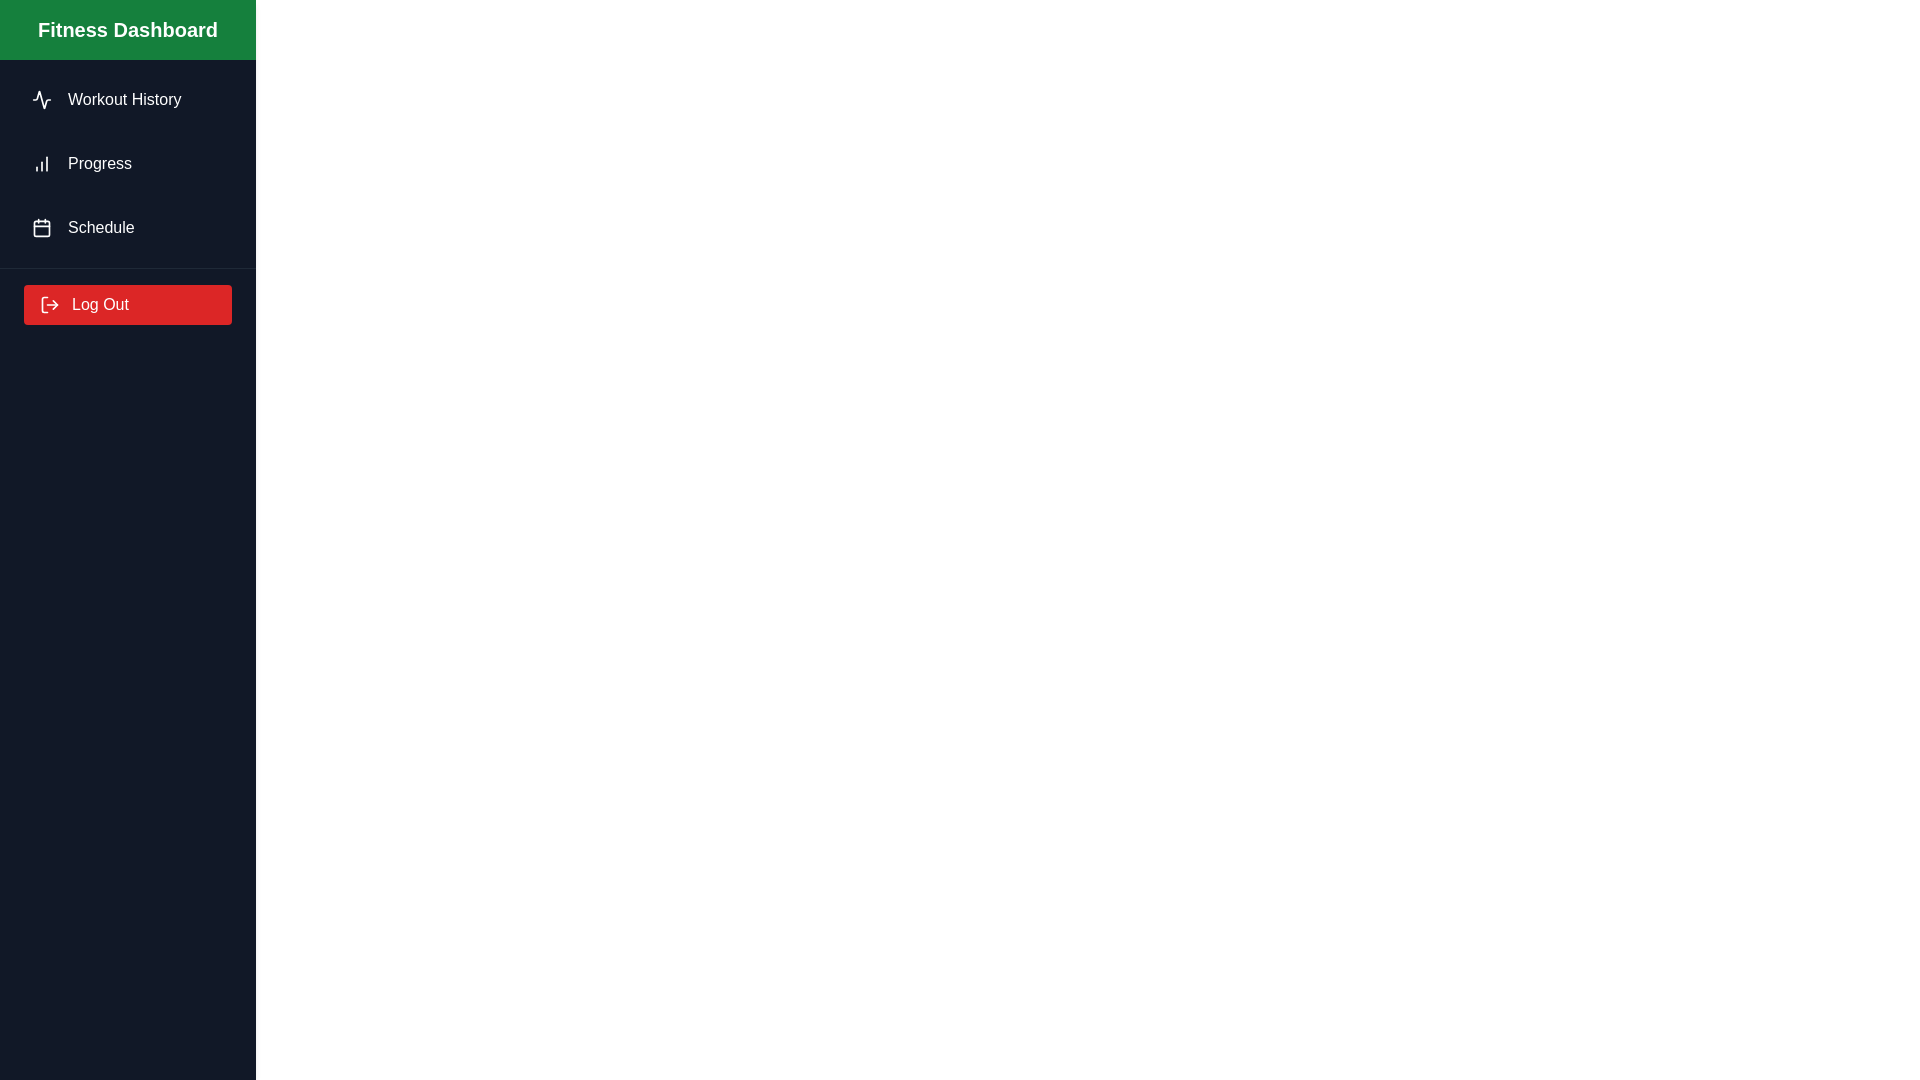  I want to click on the 'Workout History' icon located in the sidebar, so click(42, 100).